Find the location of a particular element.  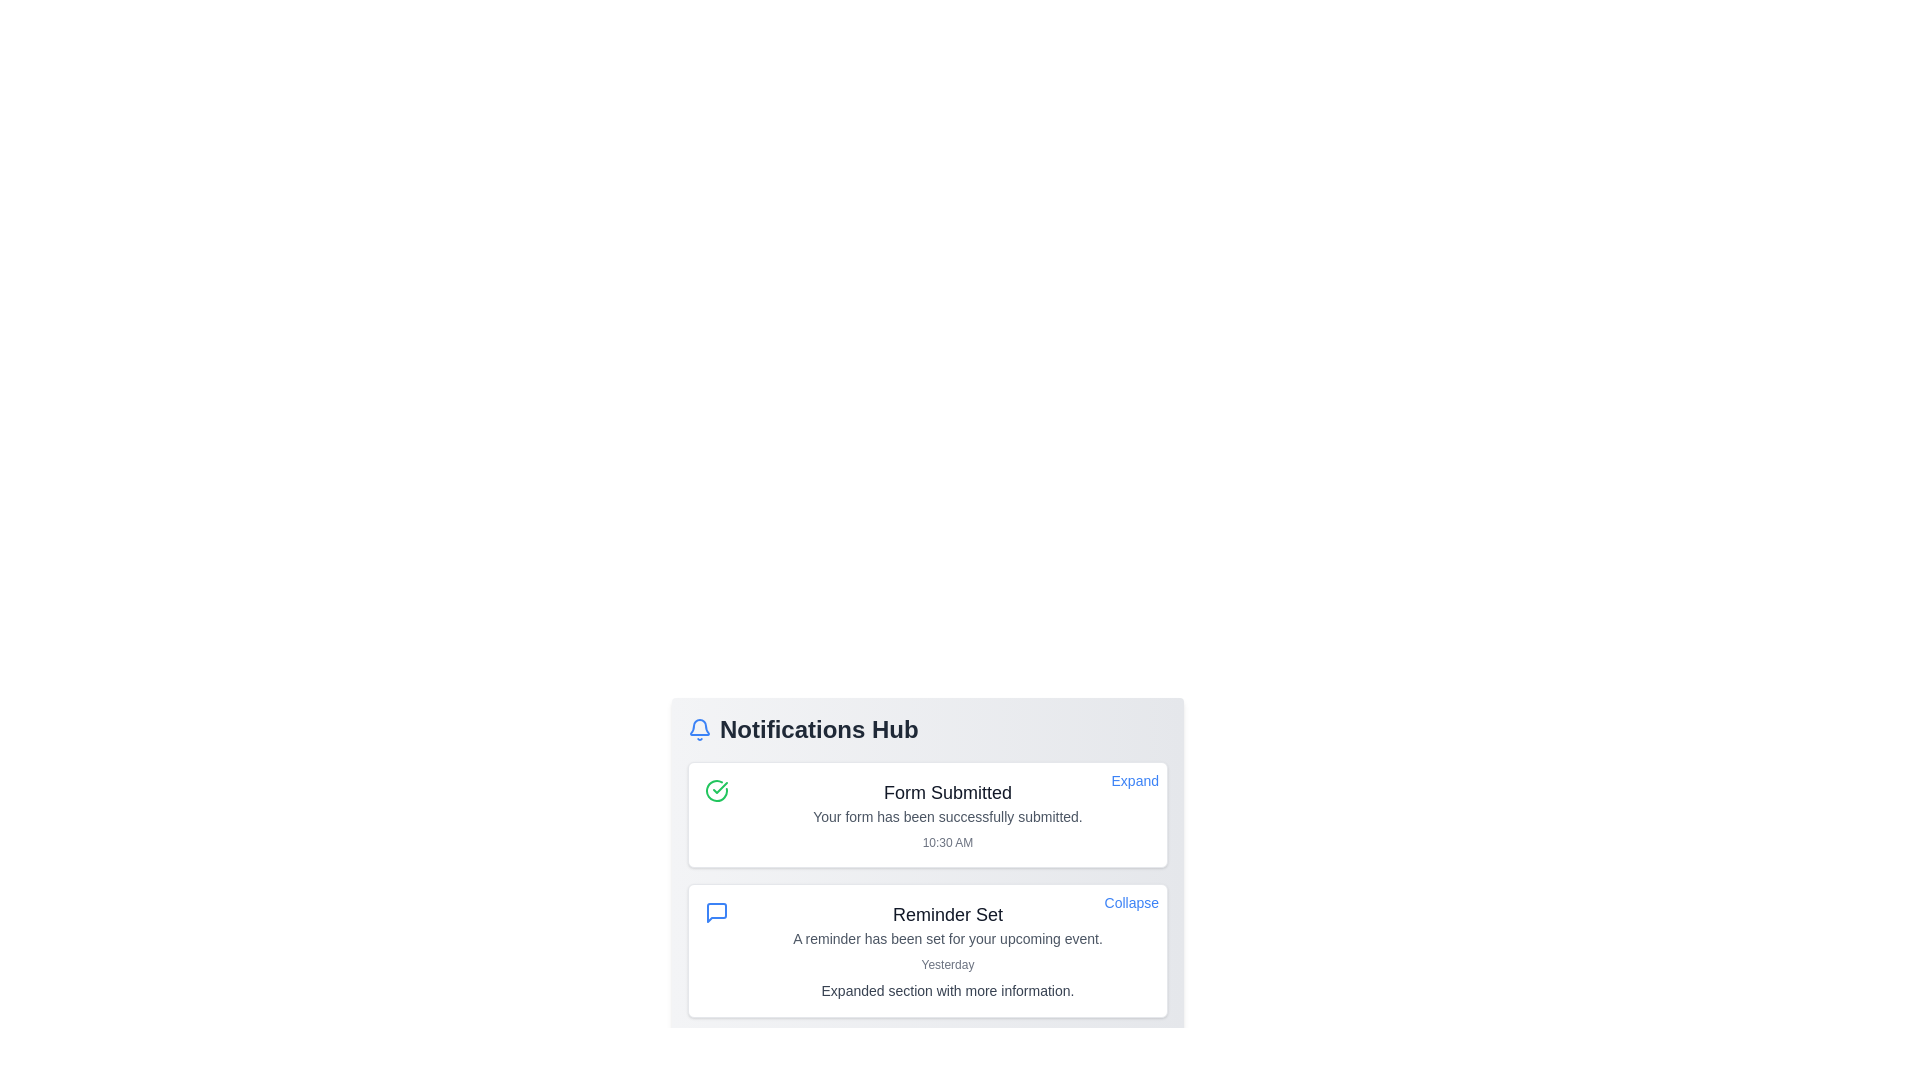

the green circular icon with a checkmark symbol located in the 'Form Submitted' notification box in the Notifications Hub is located at coordinates (716, 789).